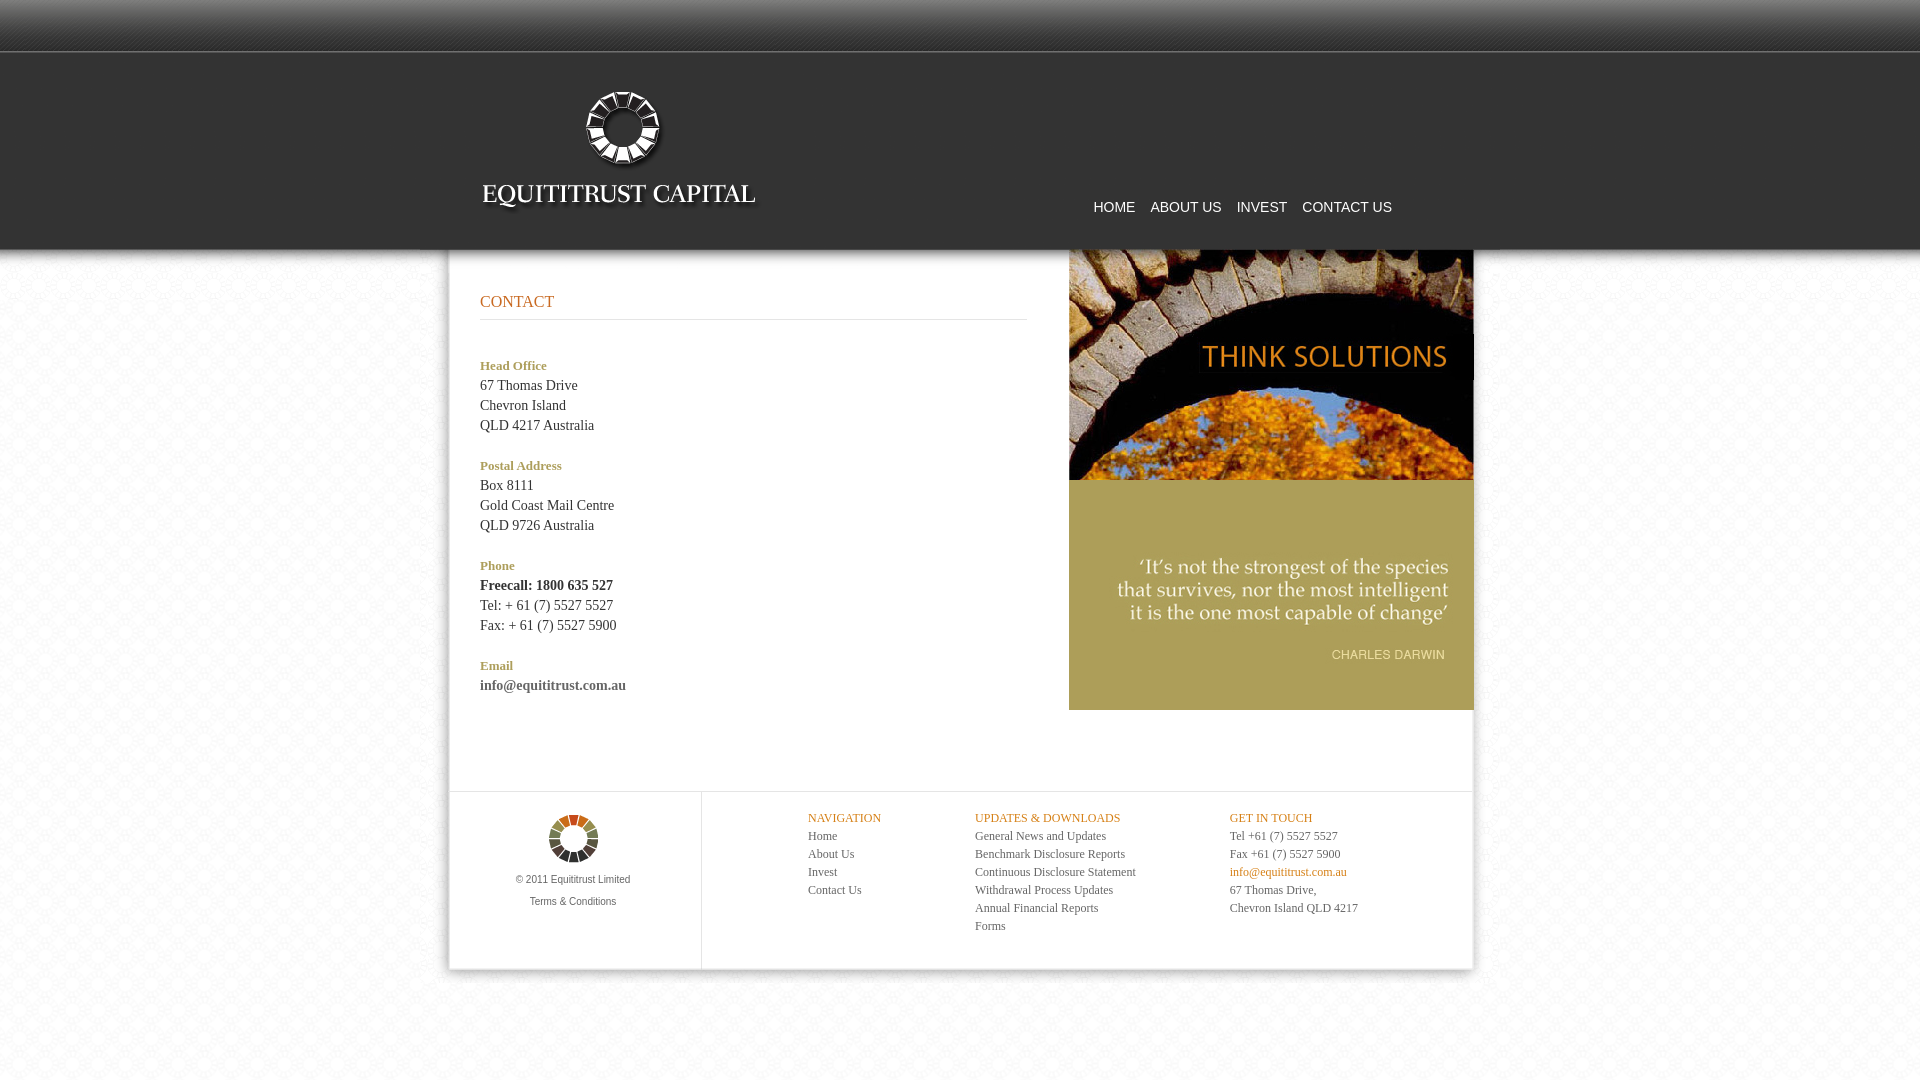 This screenshot has height=1080, width=1920. What do you see at coordinates (552, 684) in the screenshot?
I see `'info@equititrust.com.au'` at bounding box center [552, 684].